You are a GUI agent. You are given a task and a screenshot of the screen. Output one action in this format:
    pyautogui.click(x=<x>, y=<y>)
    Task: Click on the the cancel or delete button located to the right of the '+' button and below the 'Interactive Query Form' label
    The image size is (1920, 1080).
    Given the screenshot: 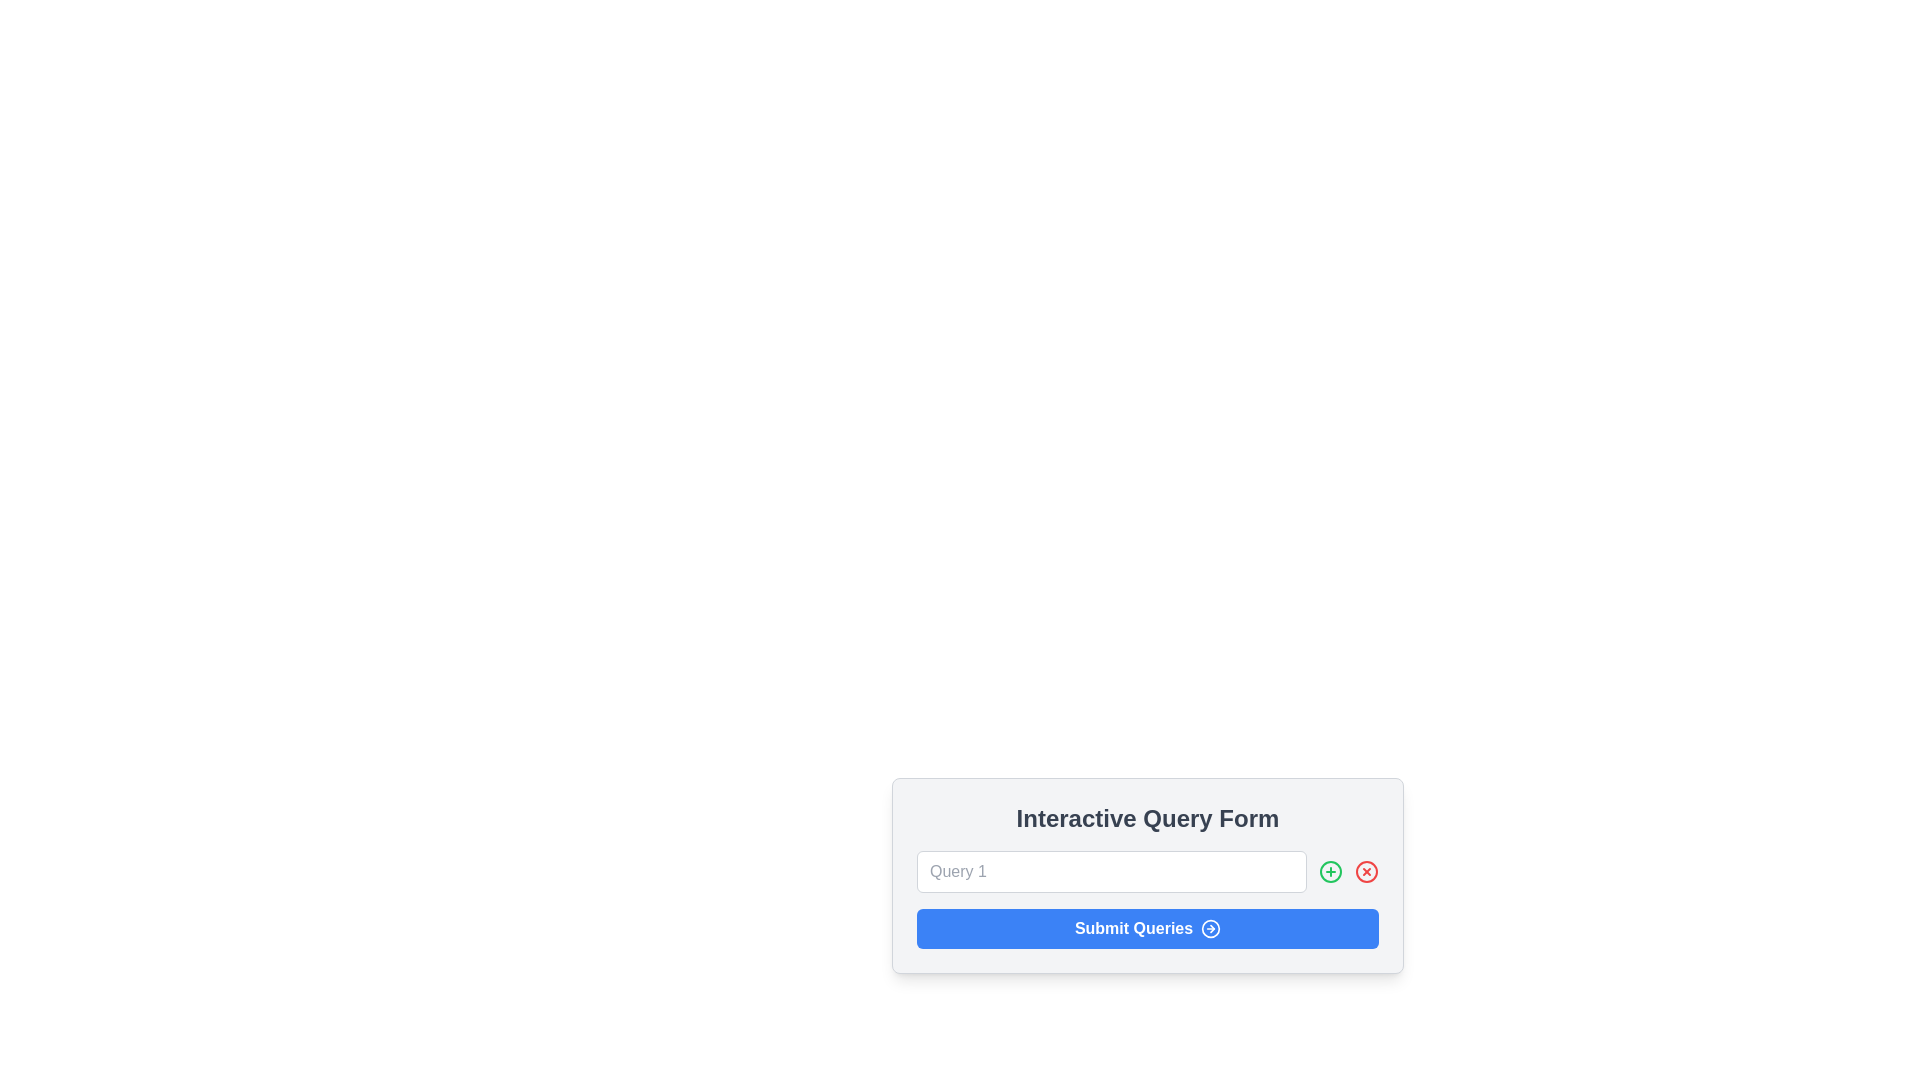 What is the action you would take?
    pyautogui.click(x=1366, y=870)
    